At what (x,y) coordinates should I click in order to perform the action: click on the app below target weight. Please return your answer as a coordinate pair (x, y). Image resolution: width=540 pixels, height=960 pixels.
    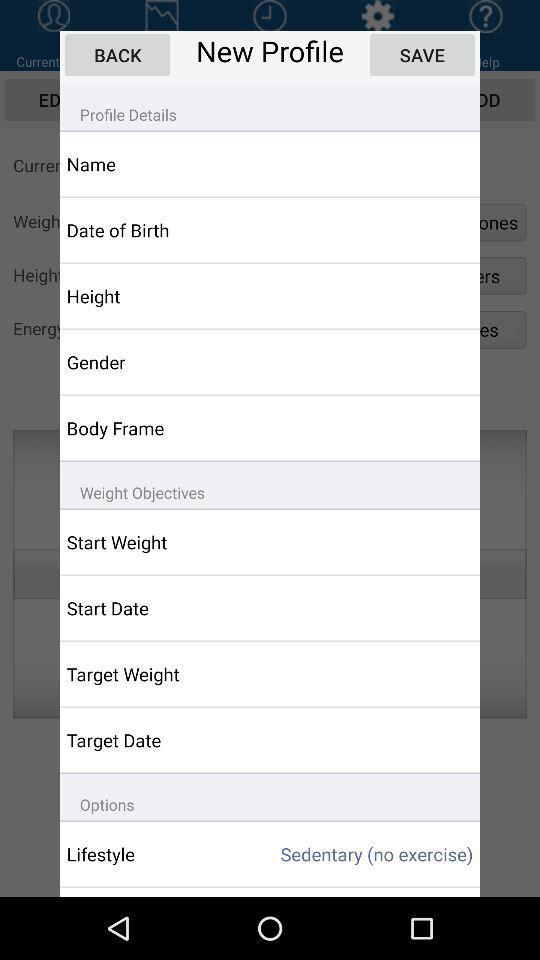
    Looking at the image, I should click on (155, 739).